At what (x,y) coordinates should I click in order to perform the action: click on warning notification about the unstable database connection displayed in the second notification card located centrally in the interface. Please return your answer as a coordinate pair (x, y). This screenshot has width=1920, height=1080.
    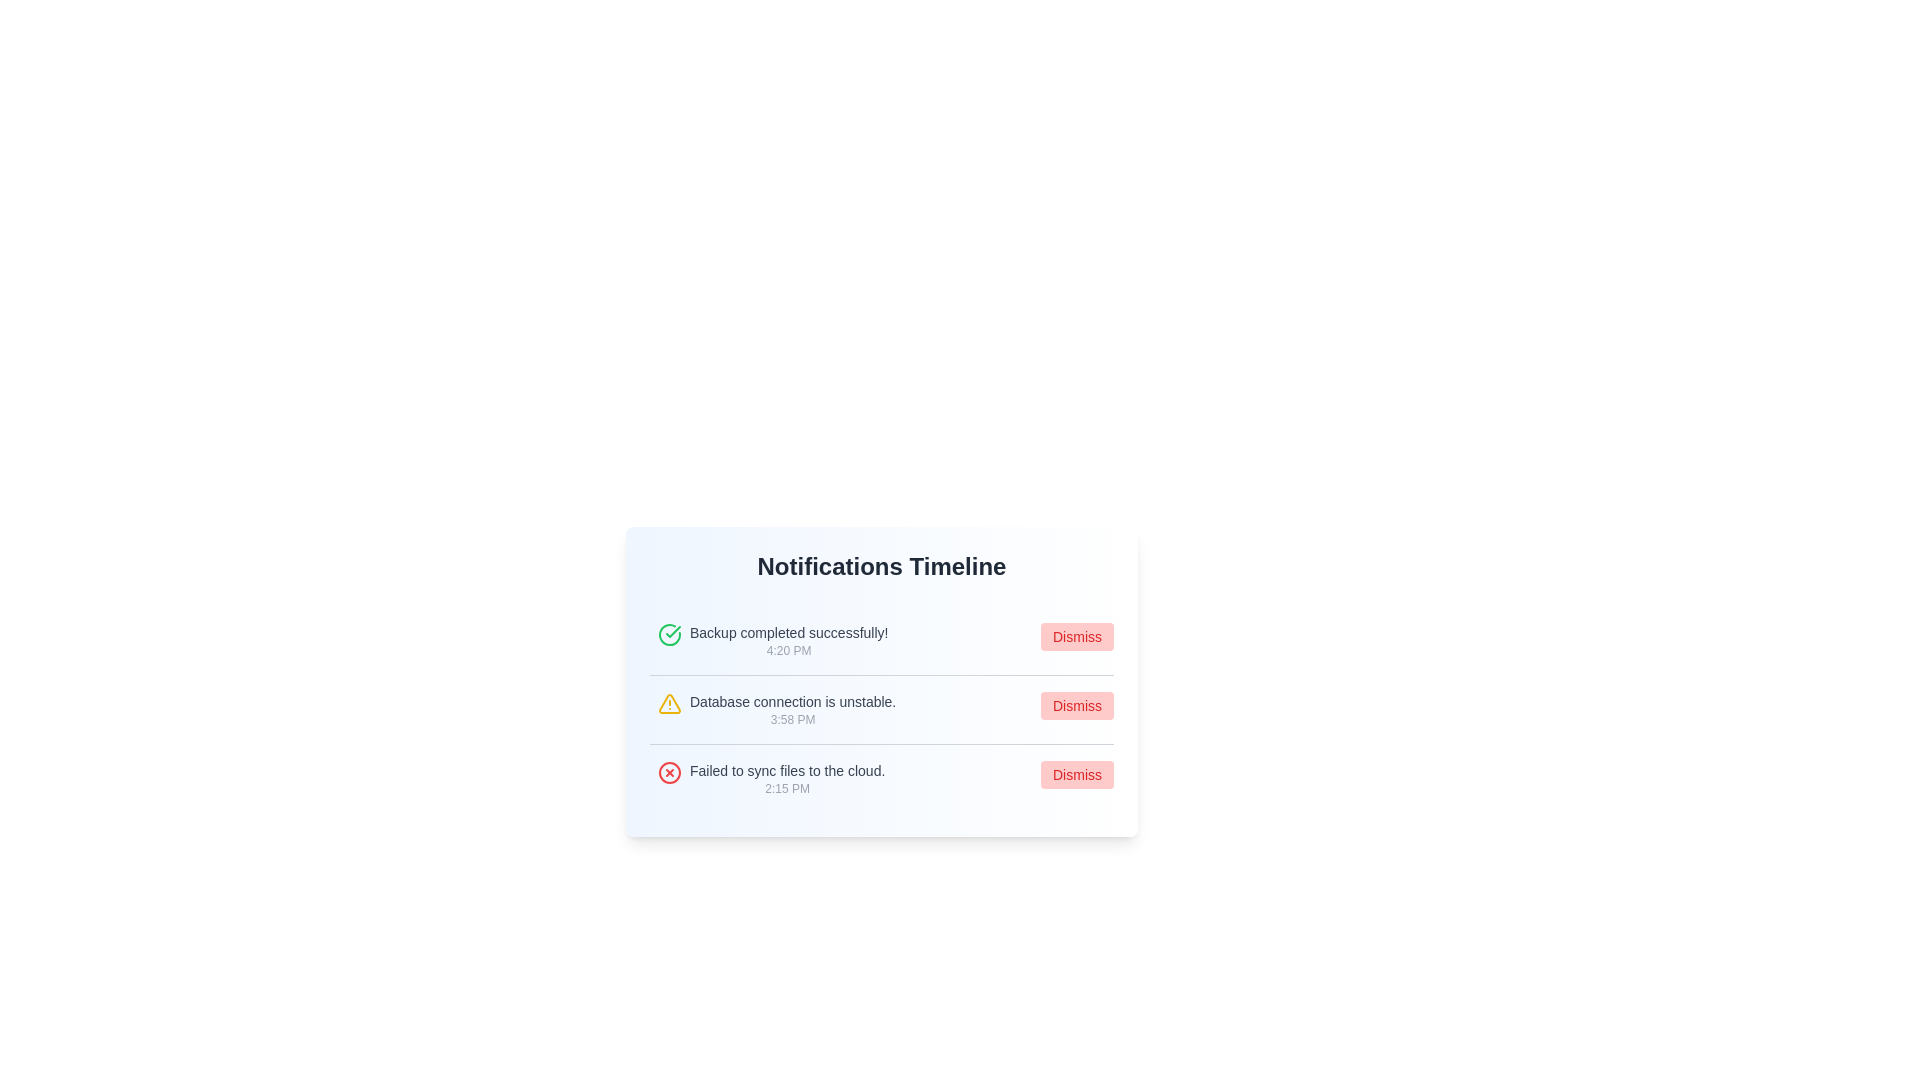
    Looking at the image, I should click on (792, 708).